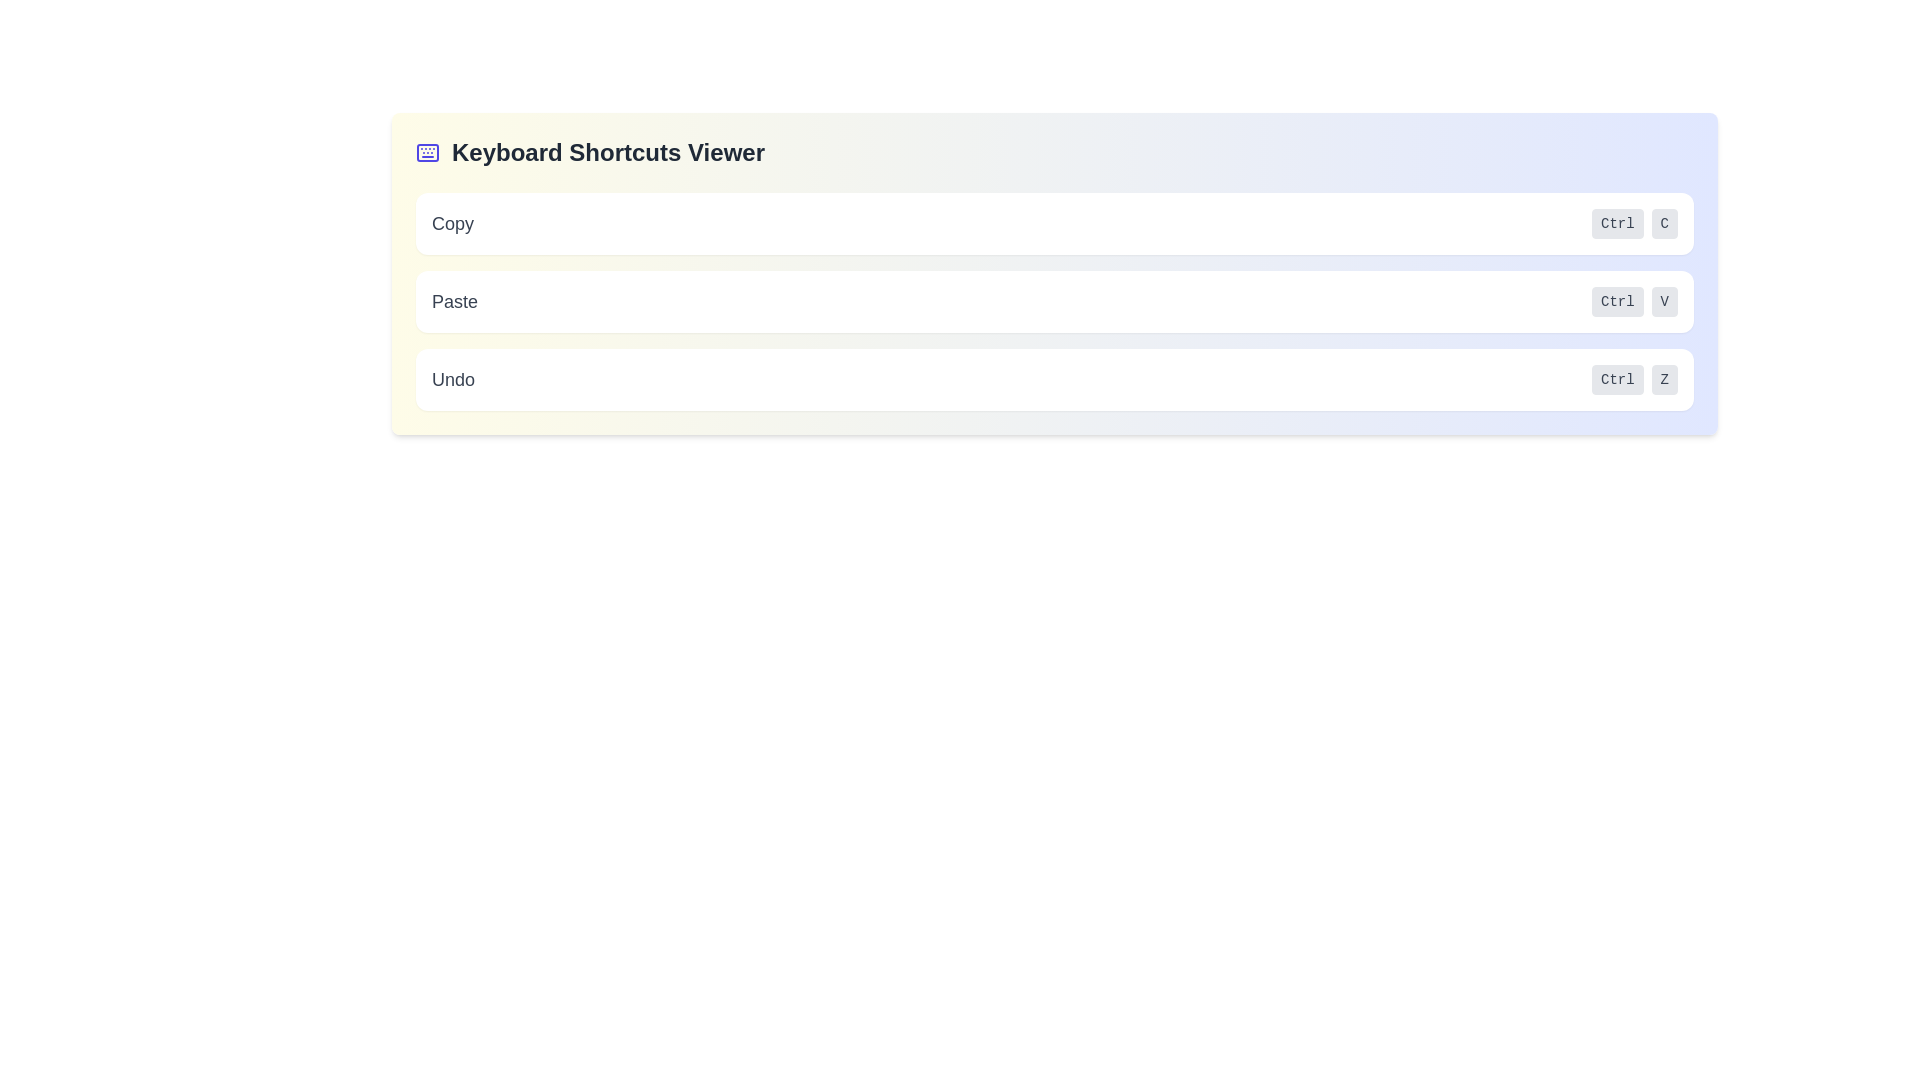 The height and width of the screenshot is (1080, 1920). I want to click on the 'Z' key button-like text label, which represents the undo action in the keyboard shortcuts list, so click(1664, 380).